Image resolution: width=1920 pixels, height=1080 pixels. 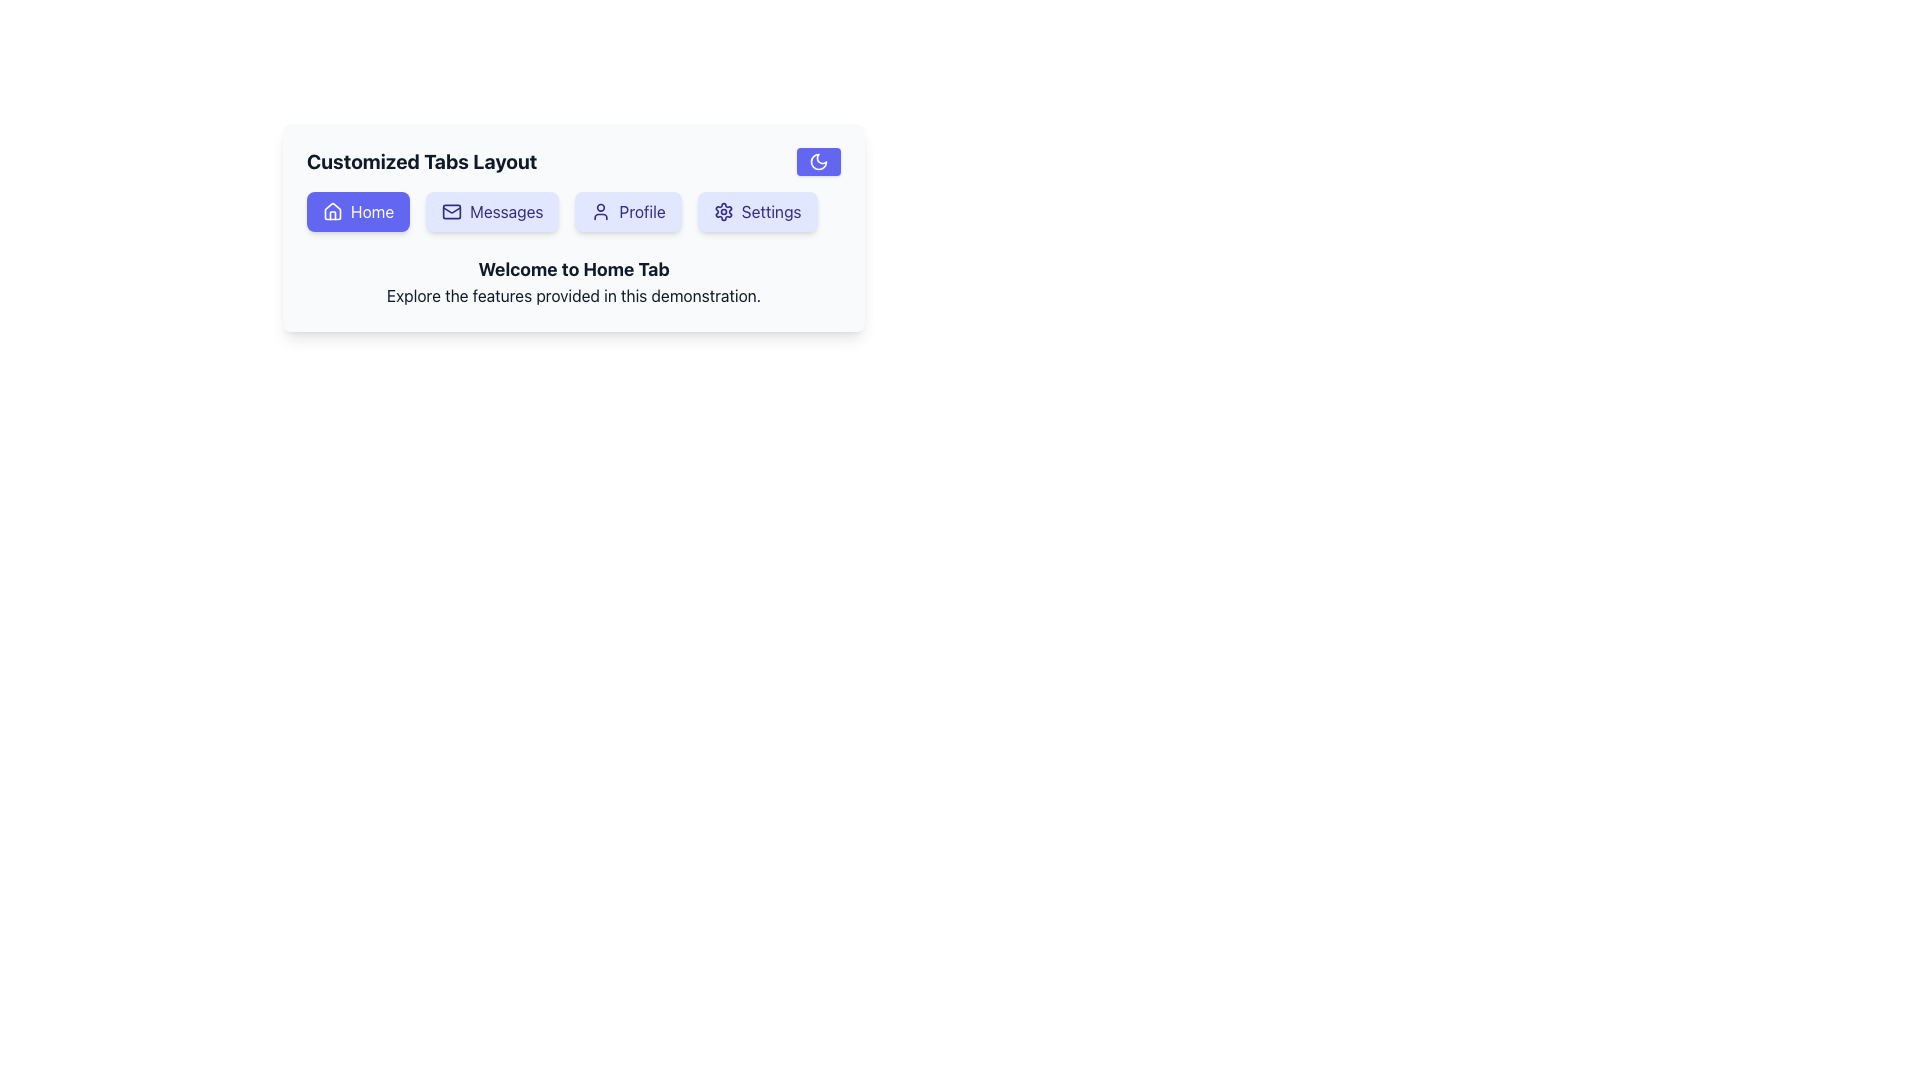 What do you see at coordinates (450, 212) in the screenshot?
I see `the messaging icon located in the top left section of the layout, which is part of the 'Messages' button next to the 'Home' button and before the 'Profile' button` at bounding box center [450, 212].